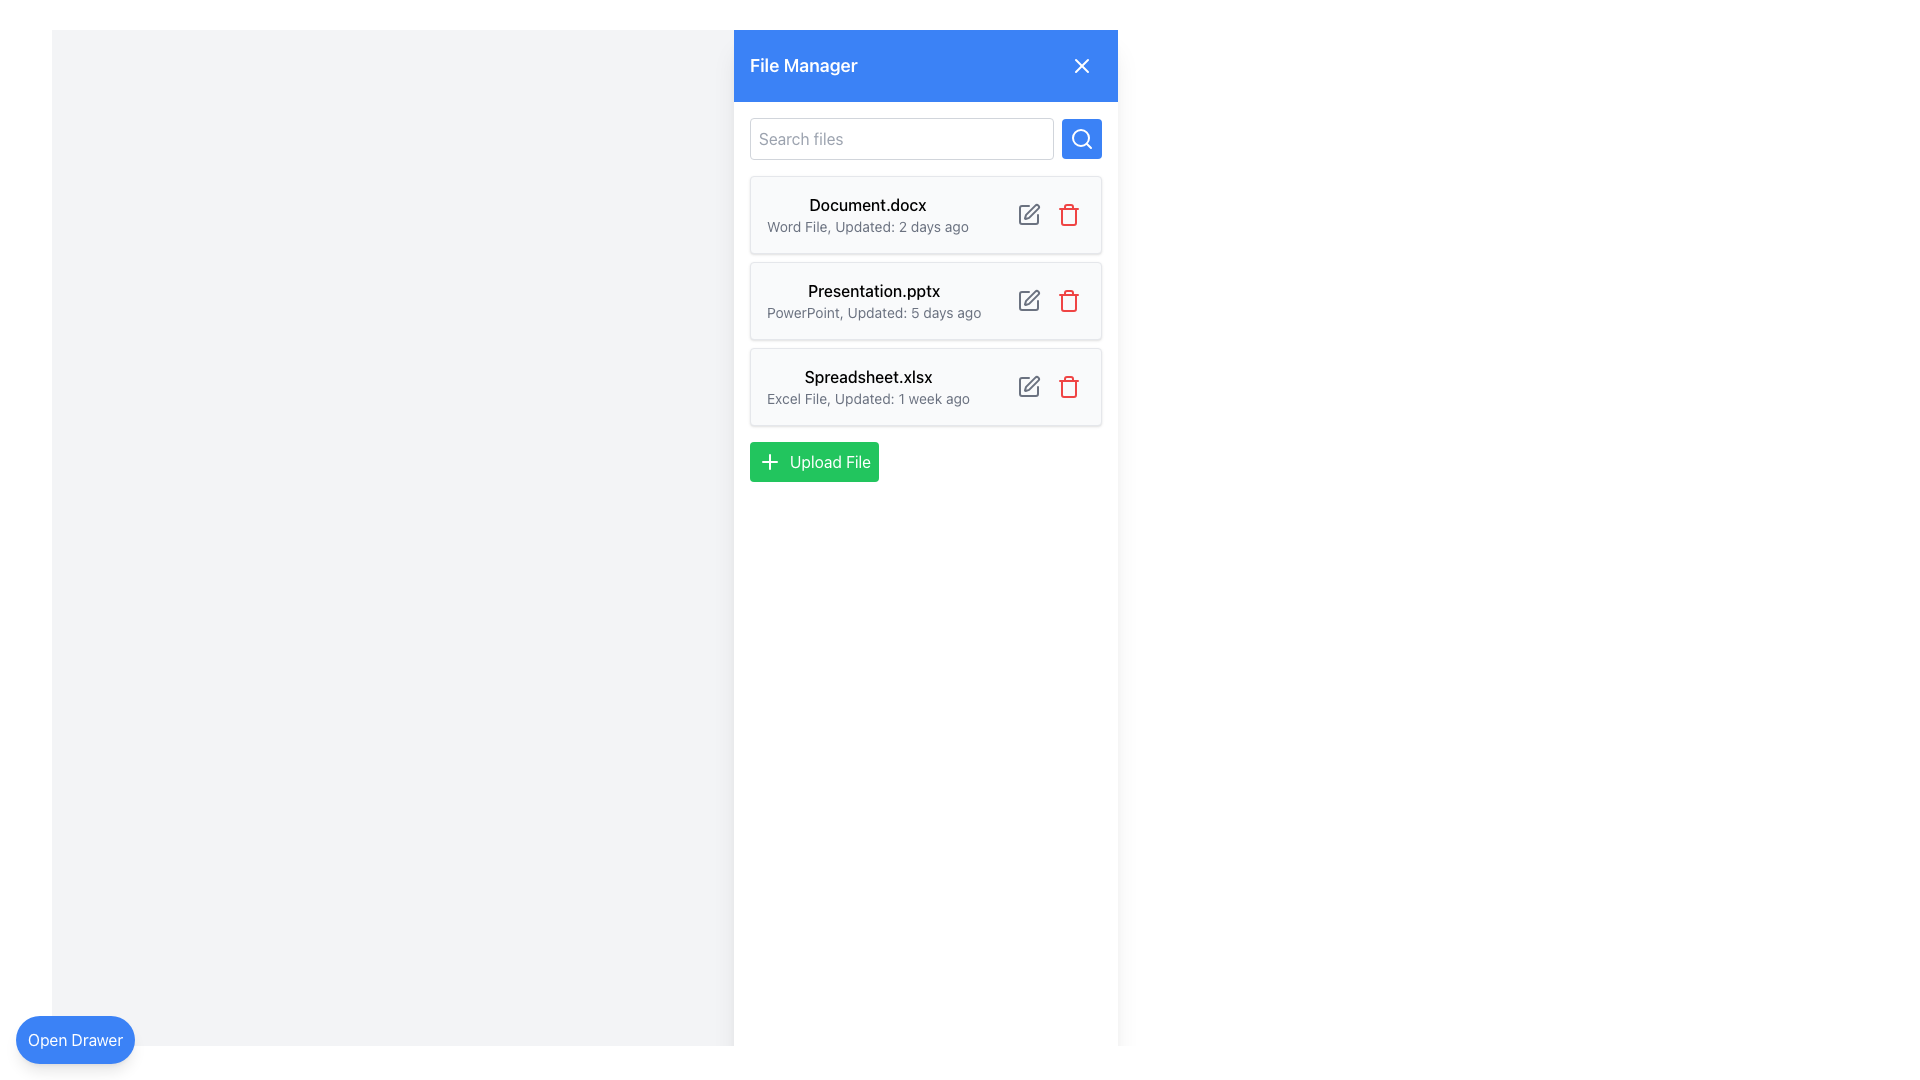 This screenshot has height=1080, width=1920. What do you see at coordinates (925, 300) in the screenshot?
I see `the File representation card for the file named 'Presentation.pptx' which is positioned in the 'File Manager' section, located between 'Document.docx' and 'Spreadsheet.xlsx'` at bounding box center [925, 300].